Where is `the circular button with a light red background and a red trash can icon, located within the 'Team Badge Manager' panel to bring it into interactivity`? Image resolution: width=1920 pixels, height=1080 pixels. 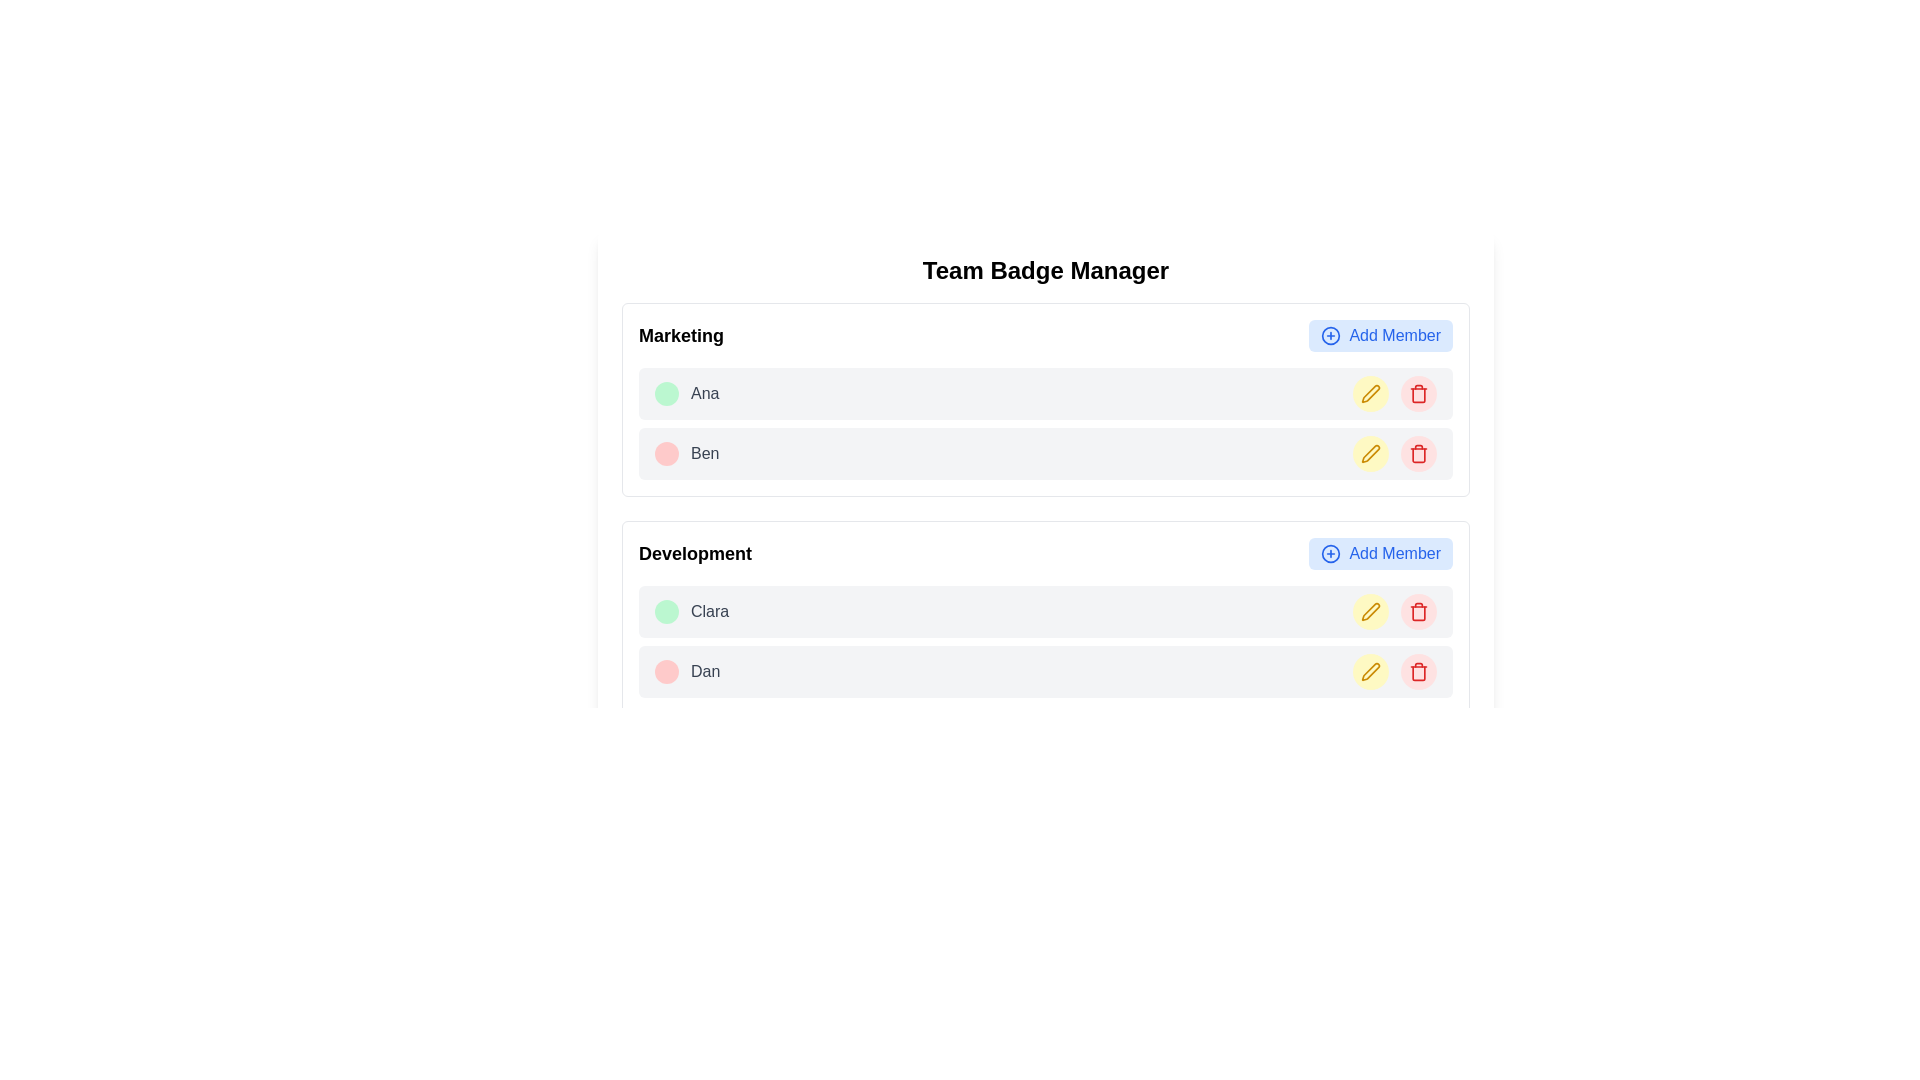 the circular button with a light red background and a red trash can icon, located within the 'Team Badge Manager' panel to bring it into interactivity is located at coordinates (1418, 393).